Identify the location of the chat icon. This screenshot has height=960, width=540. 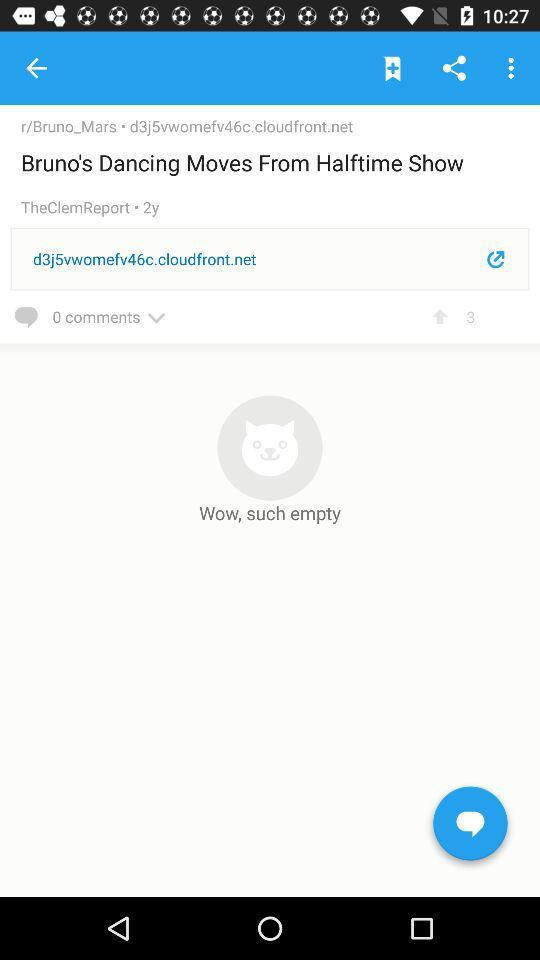
(470, 827).